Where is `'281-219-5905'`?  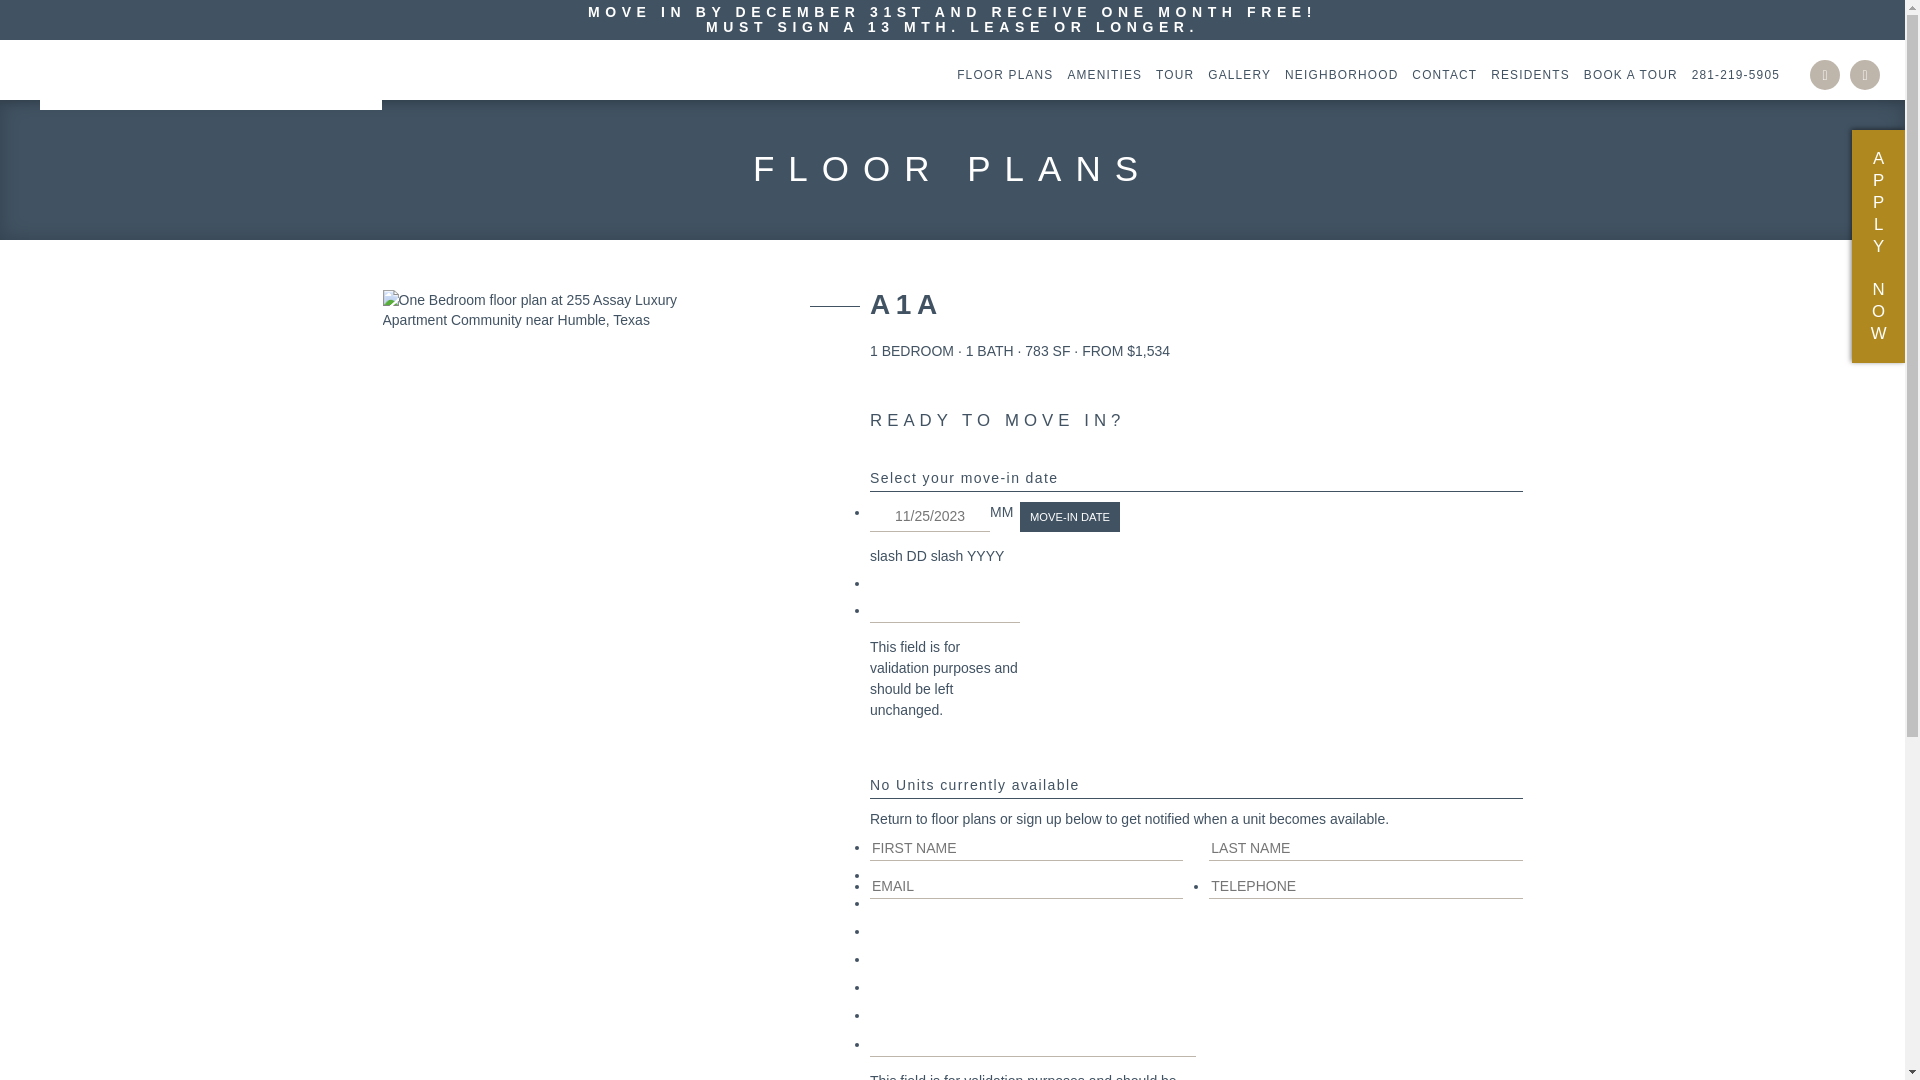
'281-219-5905' is located at coordinates (1730, 73).